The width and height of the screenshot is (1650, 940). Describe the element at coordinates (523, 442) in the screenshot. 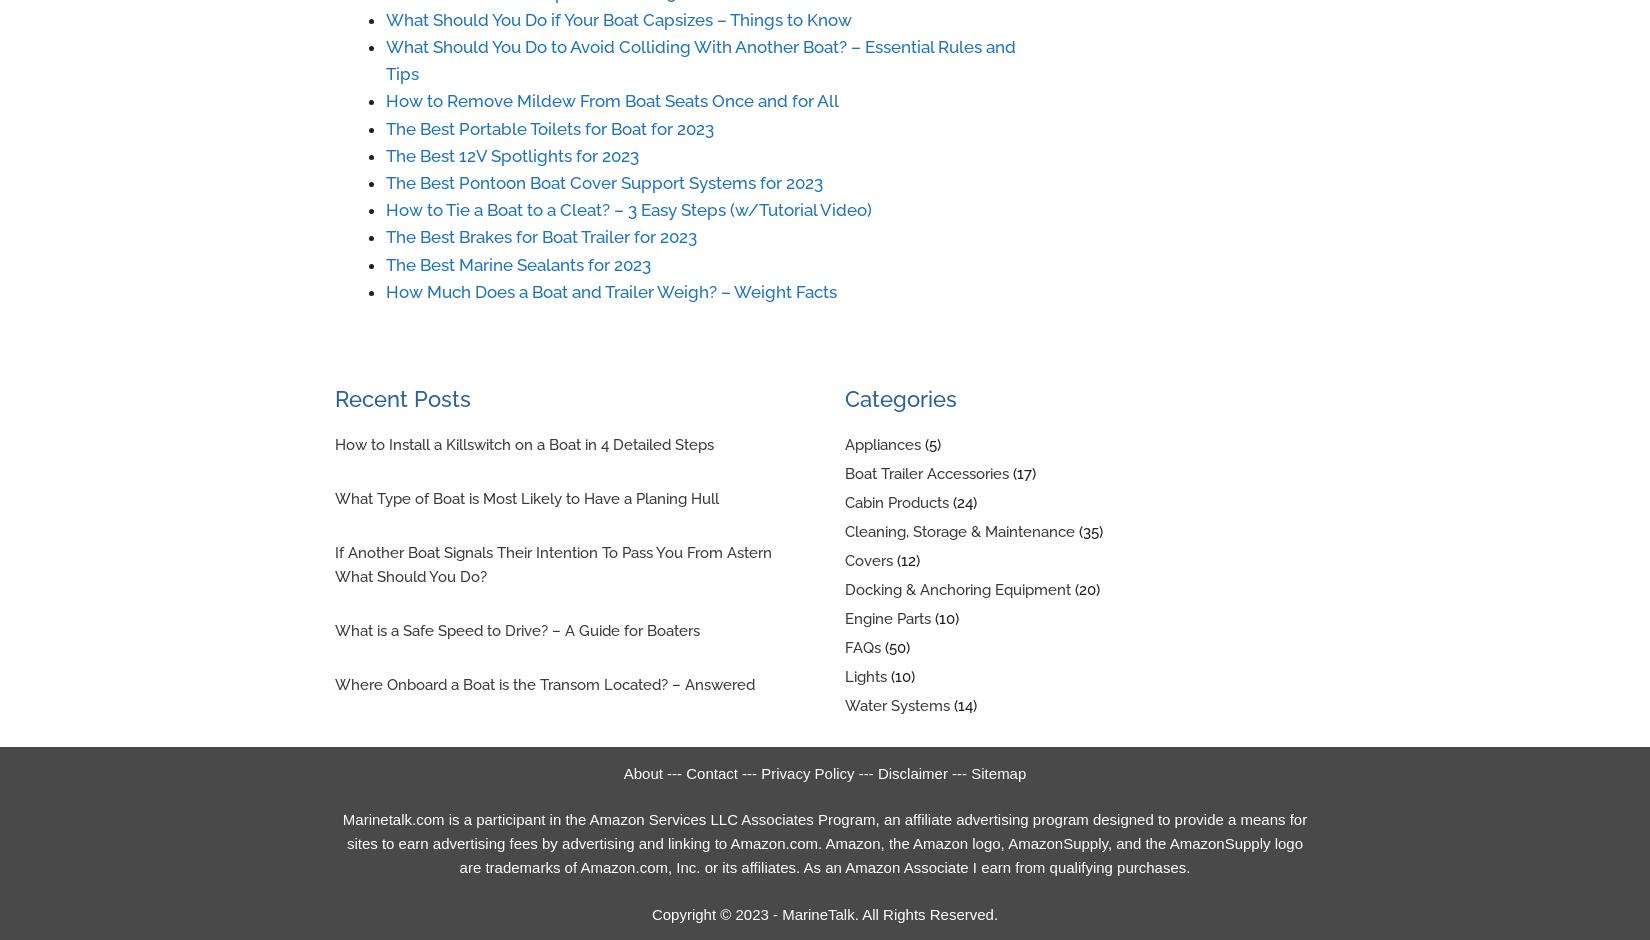

I see `'How to Install a Killswitch on a Boat in 4 Detailed Steps'` at that location.